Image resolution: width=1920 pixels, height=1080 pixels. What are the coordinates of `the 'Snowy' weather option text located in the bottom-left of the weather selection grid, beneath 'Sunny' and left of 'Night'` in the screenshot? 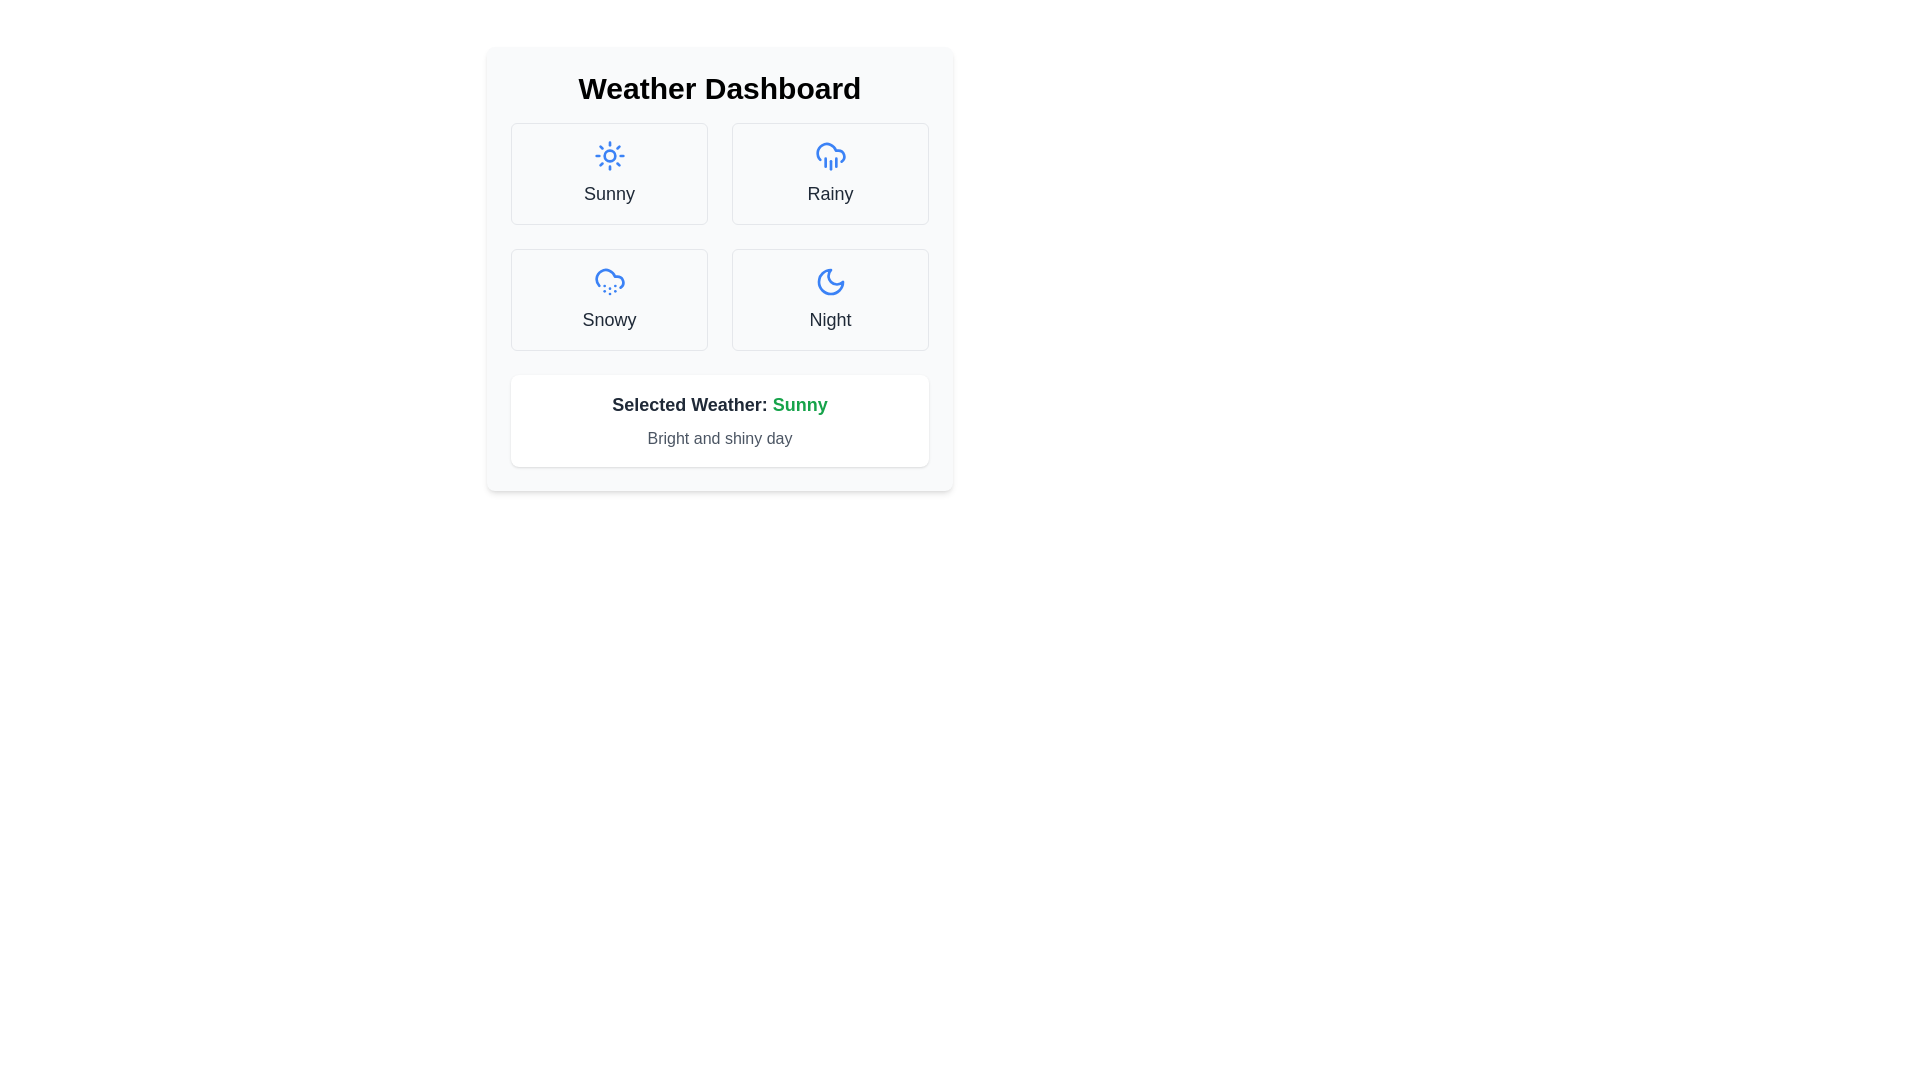 It's located at (608, 319).